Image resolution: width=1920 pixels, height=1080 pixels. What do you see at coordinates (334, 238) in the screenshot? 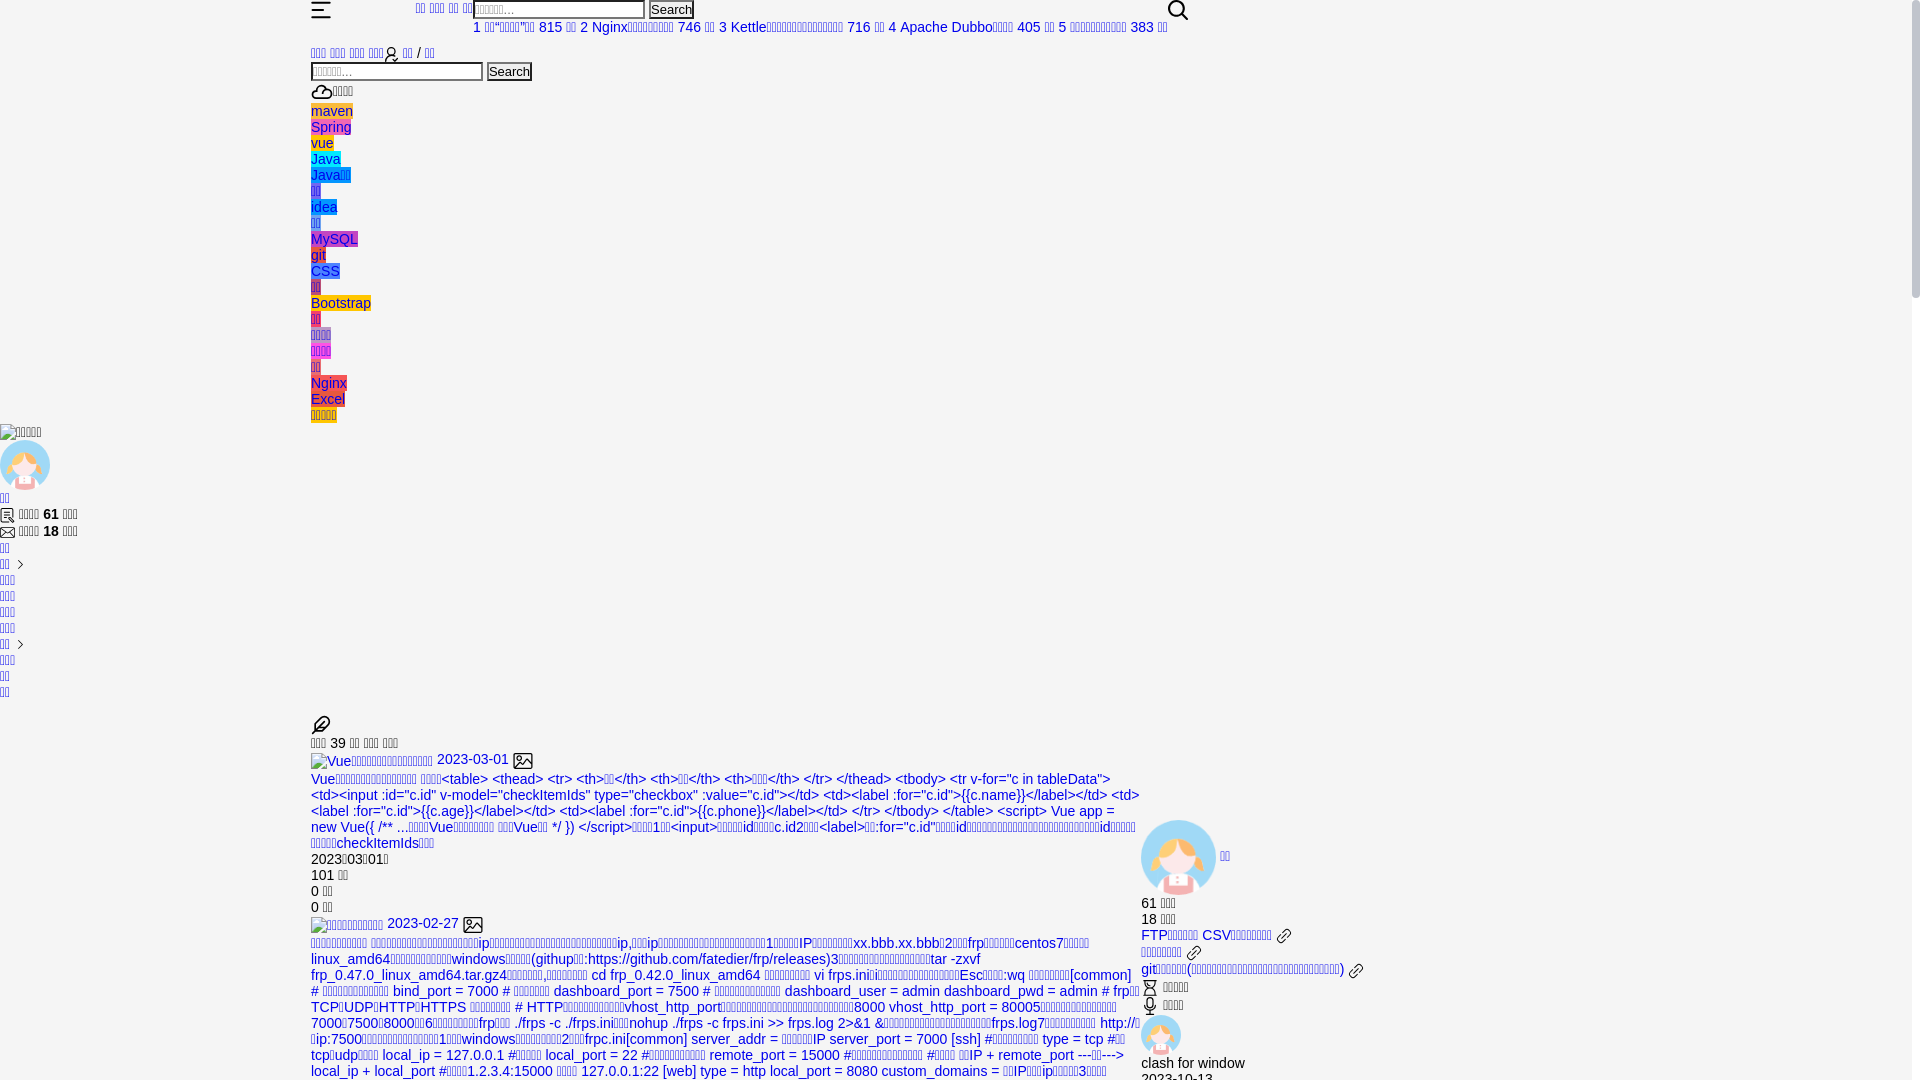
I see `'MySQL'` at bounding box center [334, 238].